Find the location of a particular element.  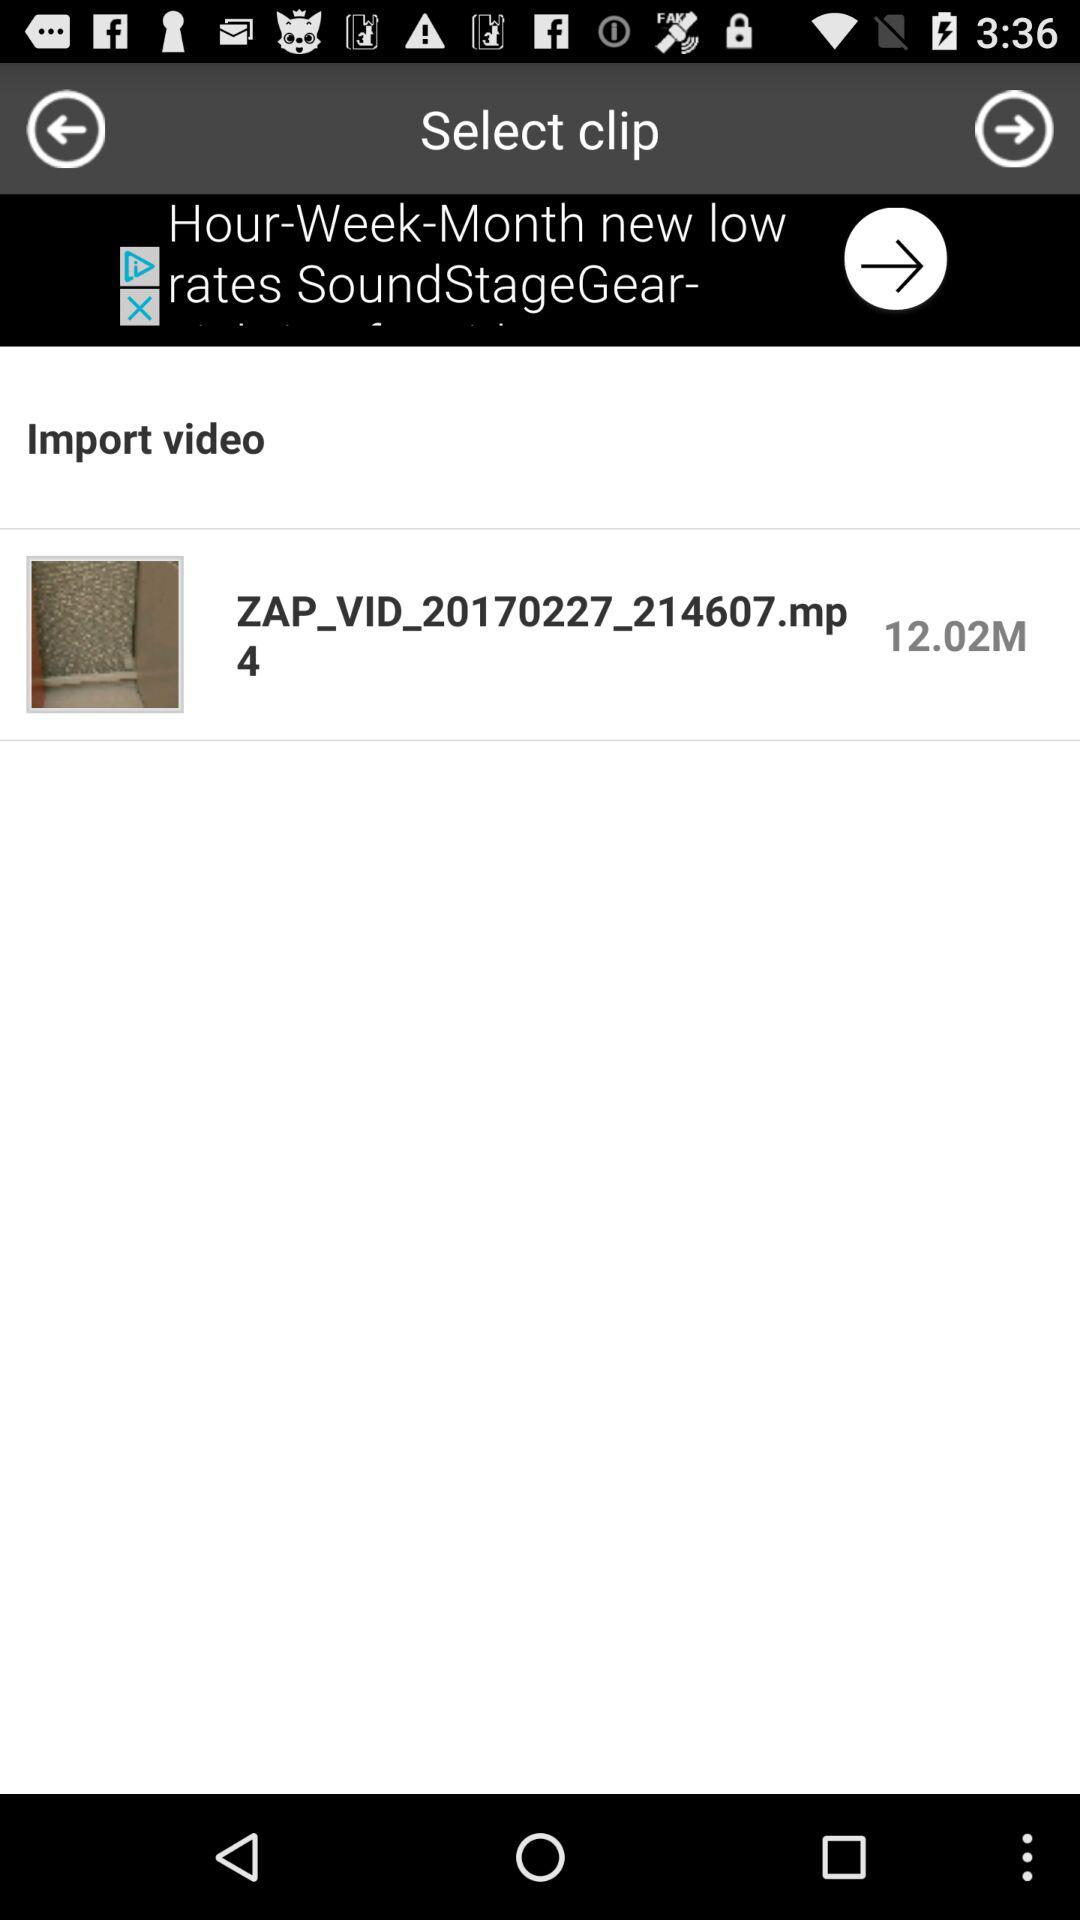

goto back is located at coordinates (64, 127).